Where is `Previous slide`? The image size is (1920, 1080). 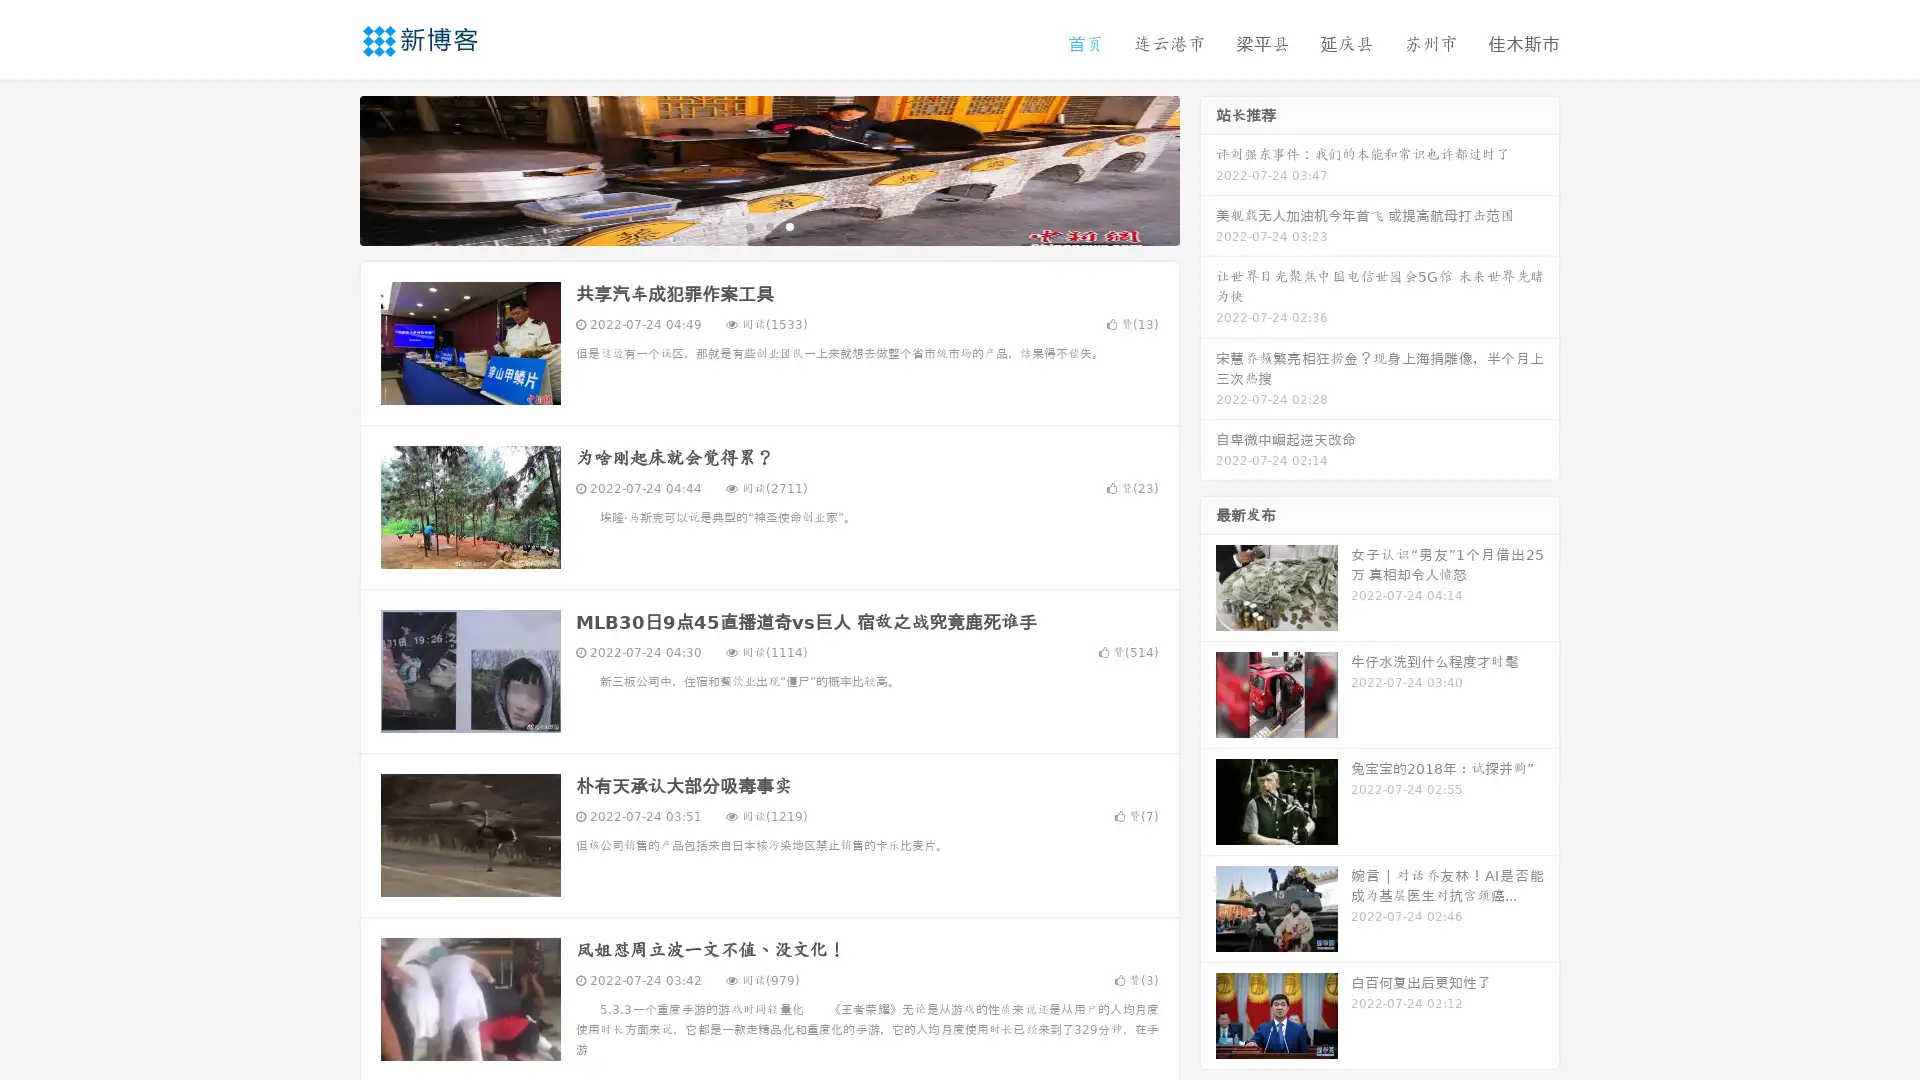 Previous slide is located at coordinates (330, 168).